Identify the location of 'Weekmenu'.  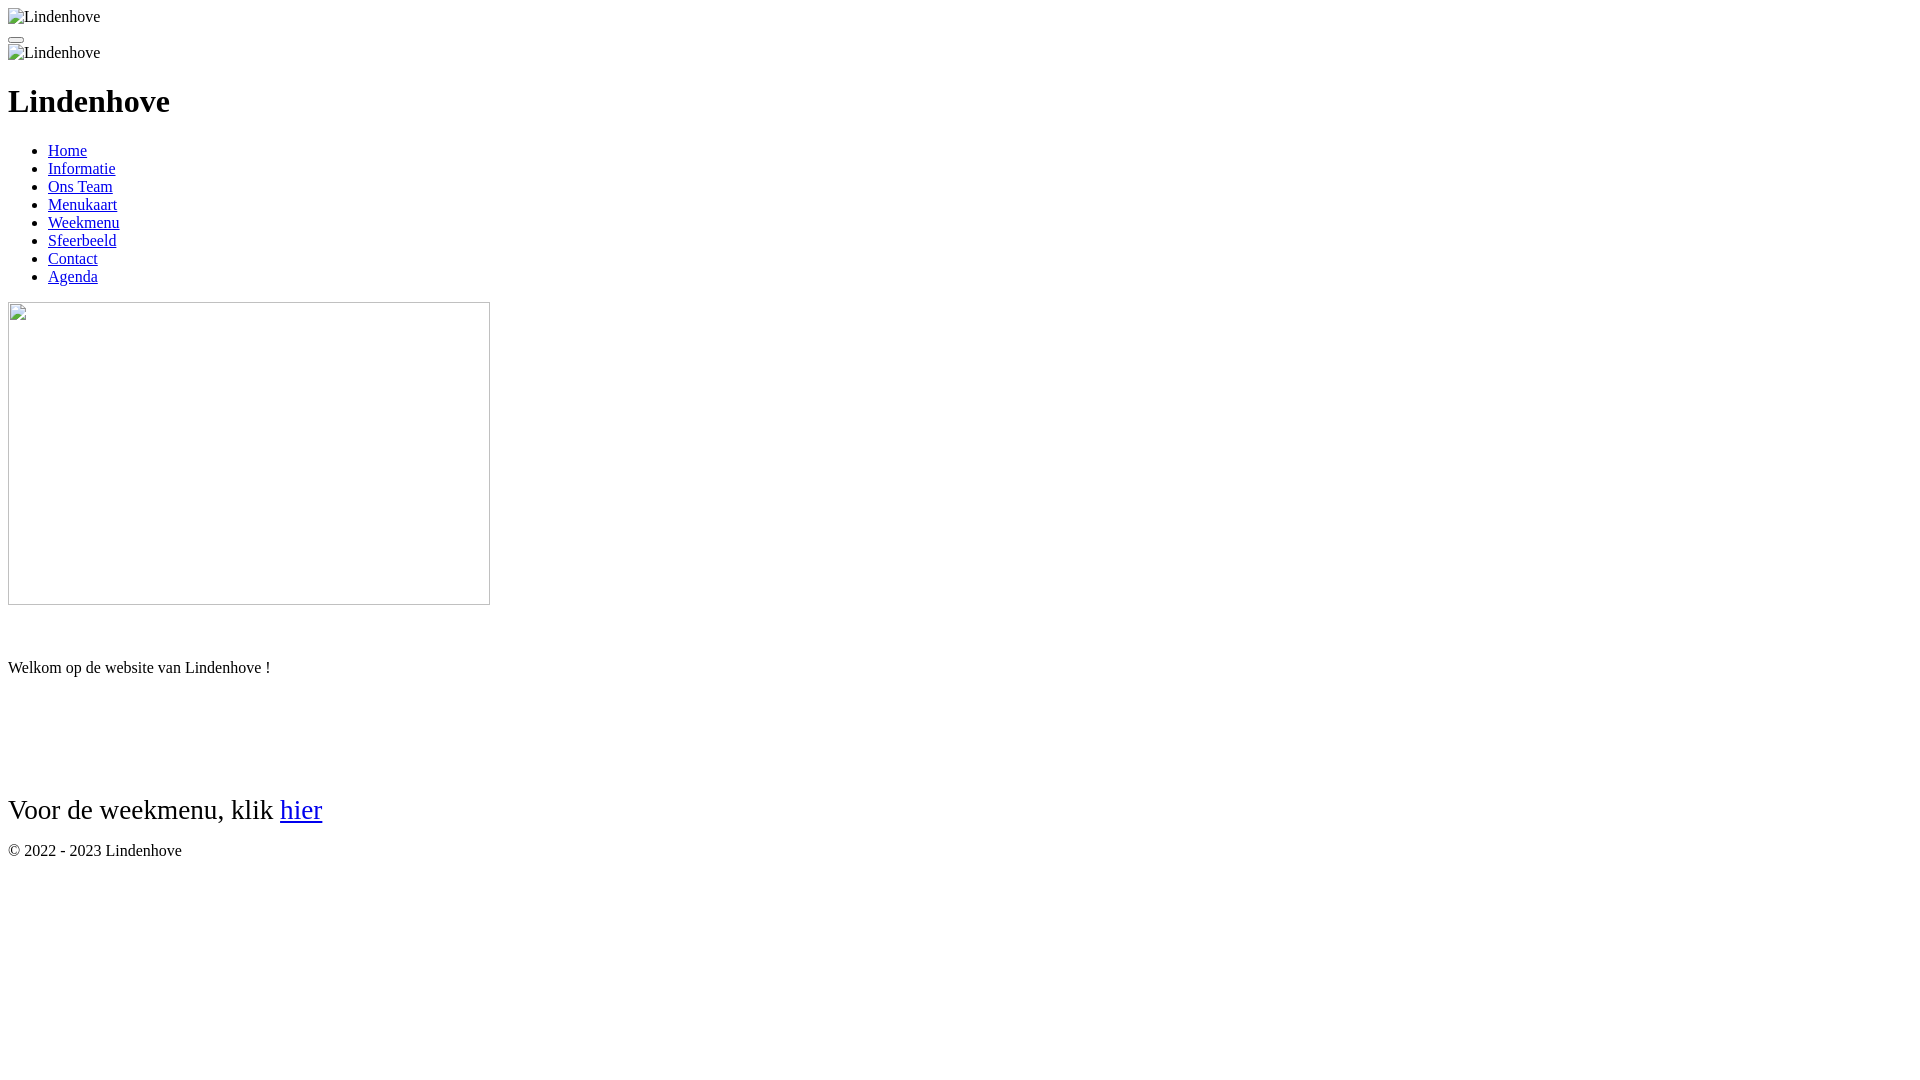
(82, 222).